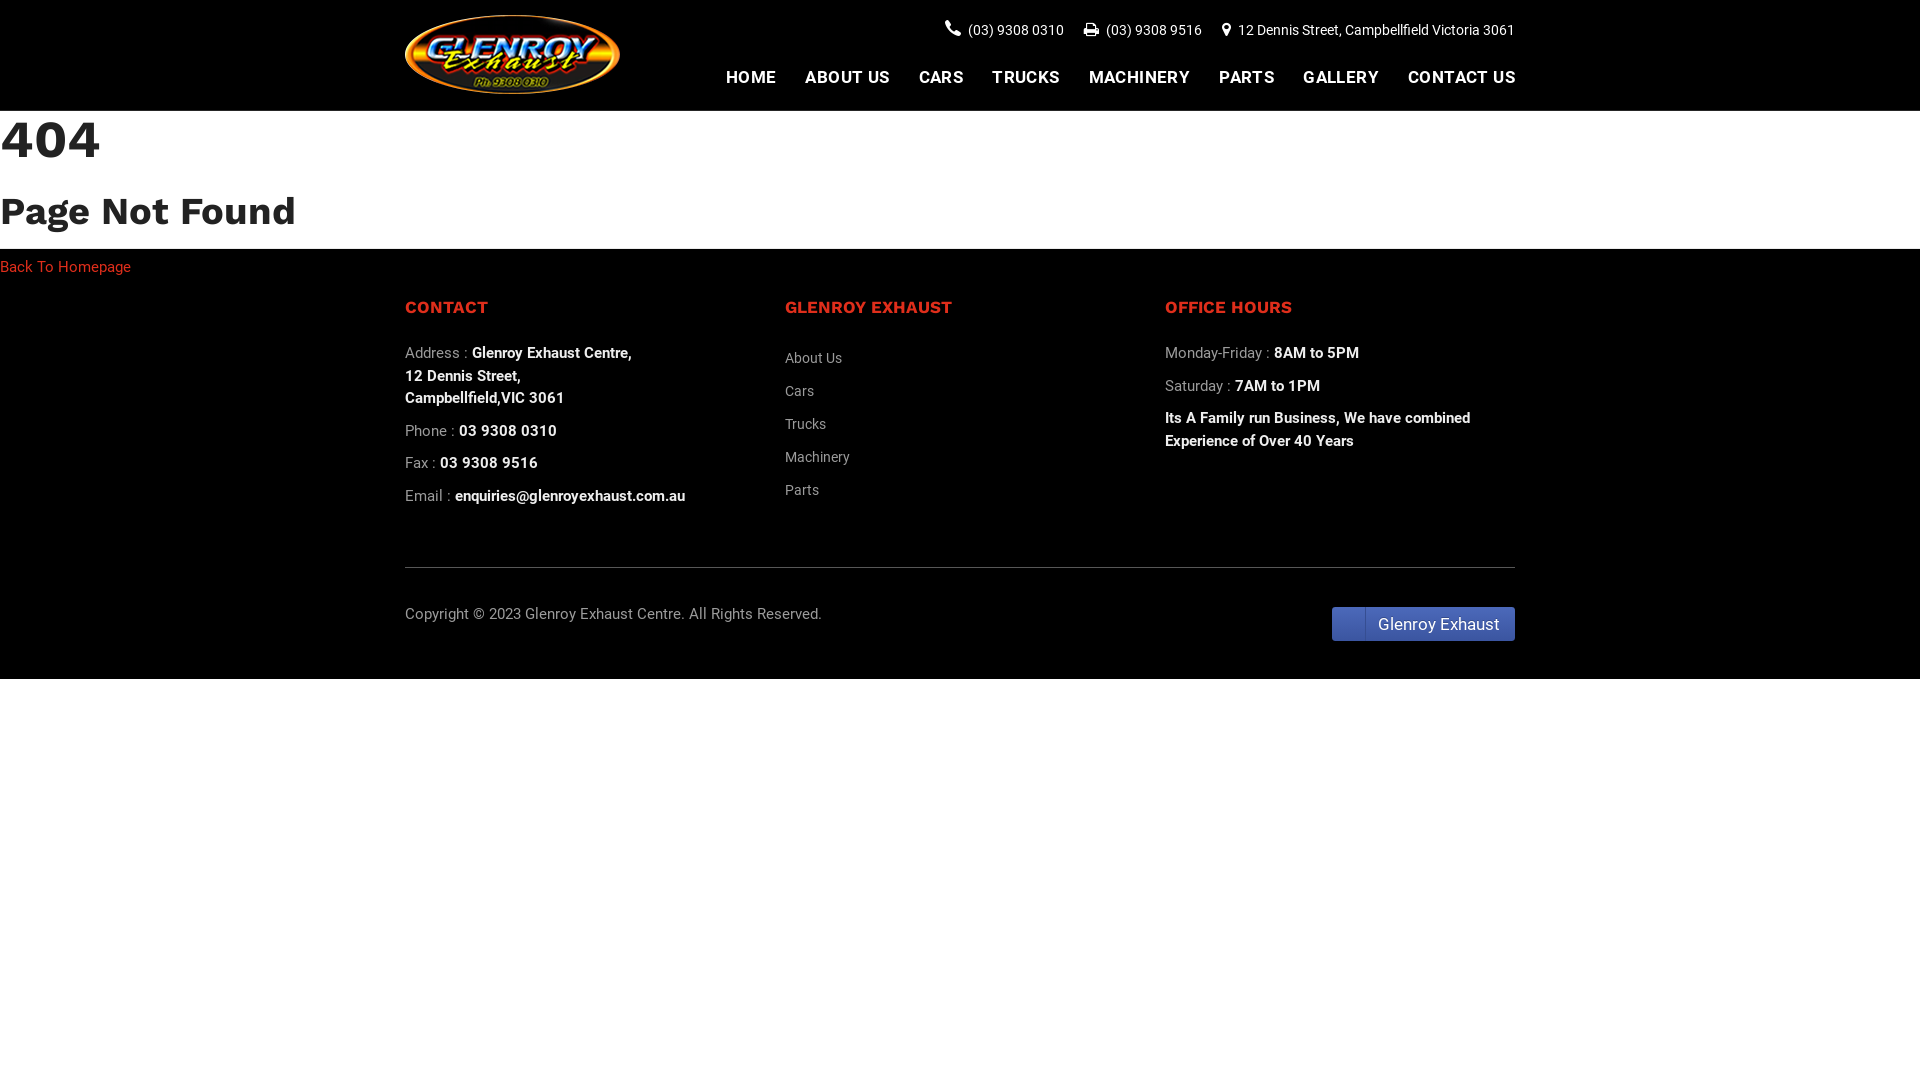 The image size is (1920, 1080). Describe the element at coordinates (1025, 76) in the screenshot. I see `'TRUCKS'` at that location.